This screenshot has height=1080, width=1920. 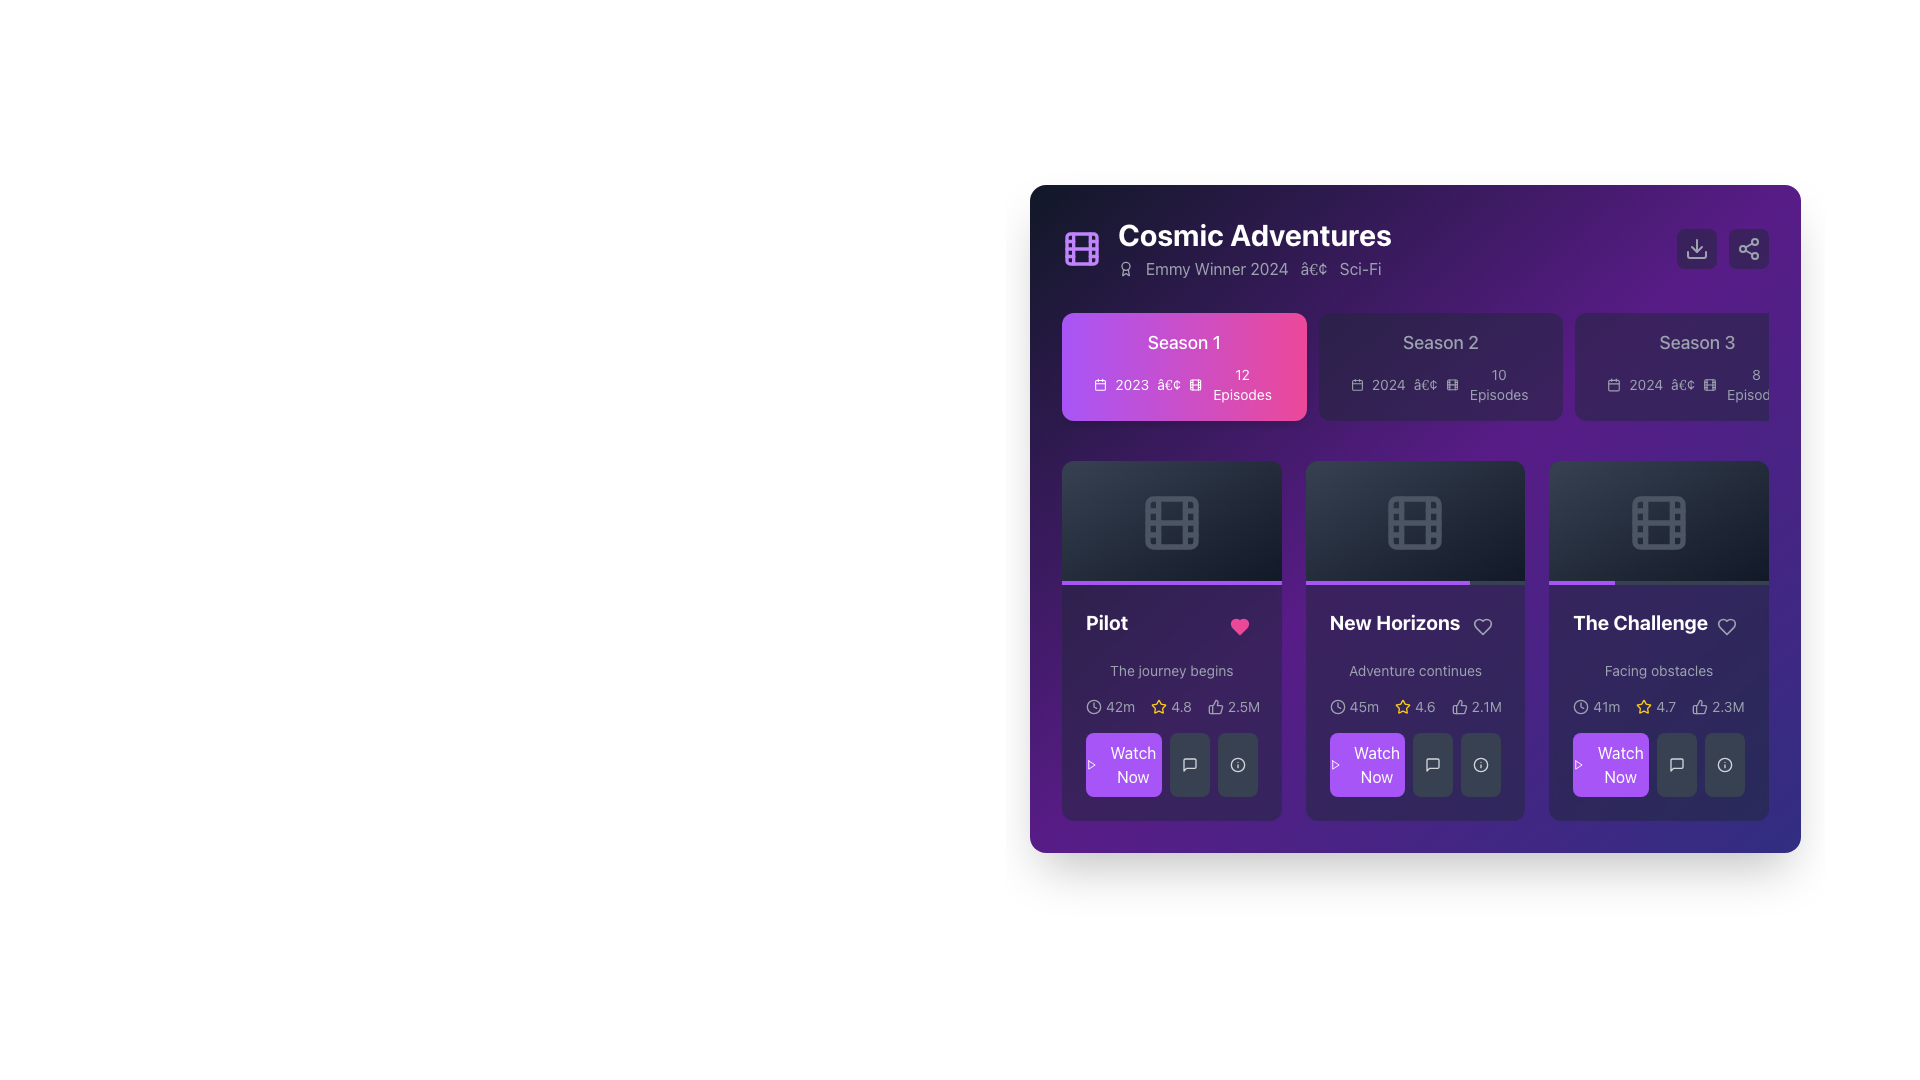 What do you see at coordinates (1440, 385) in the screenshot?
I see `the associated iconography for the text snippet '2024 • 10 Episodes' located below the title 'Season 2' in the center of the card for 'Season 2'` at bounding box center [1440, 385].